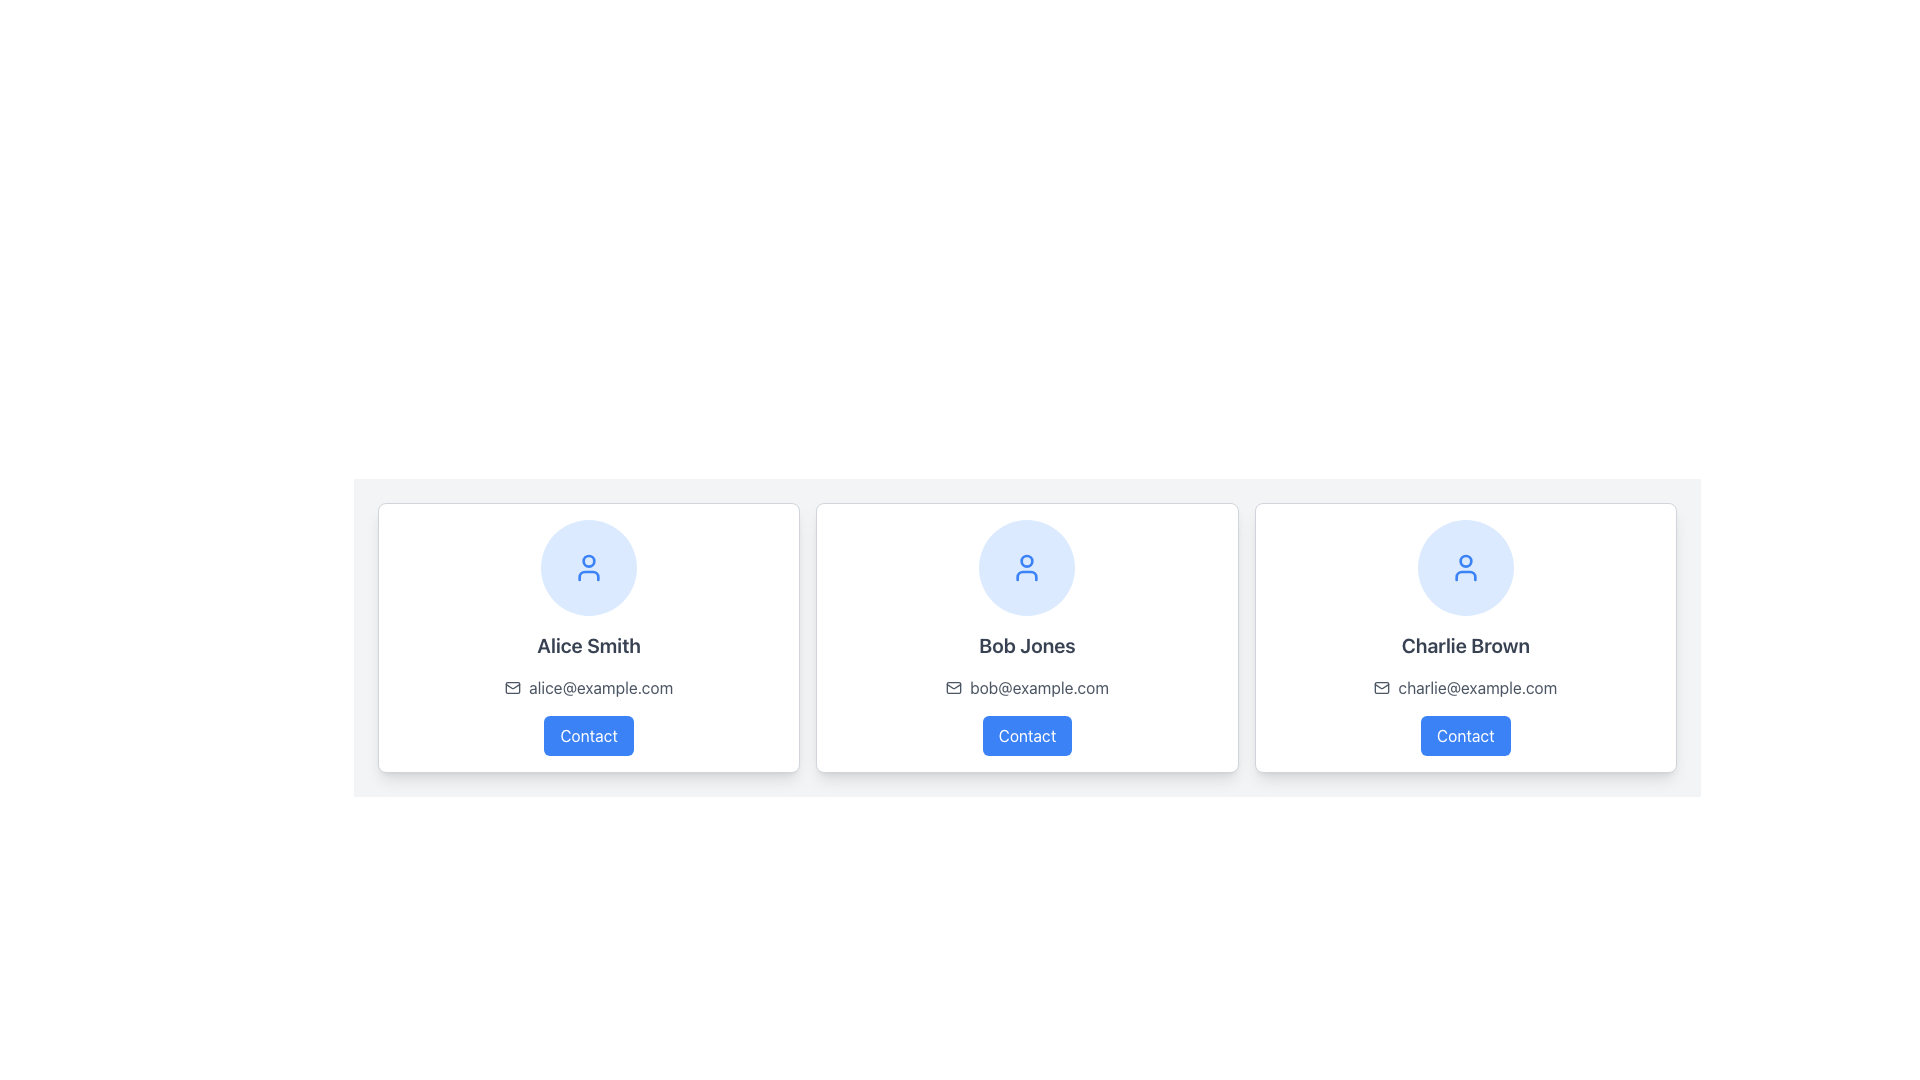 The image size is (1920, 1080). What do you see at coordinates (588, 561) in the screenshot?
I see `the decorative SVG circle located centrally within the avatar of the user card for 'Alice Smith' in the top left of the three-card layout` at bounding box center [588, 561].